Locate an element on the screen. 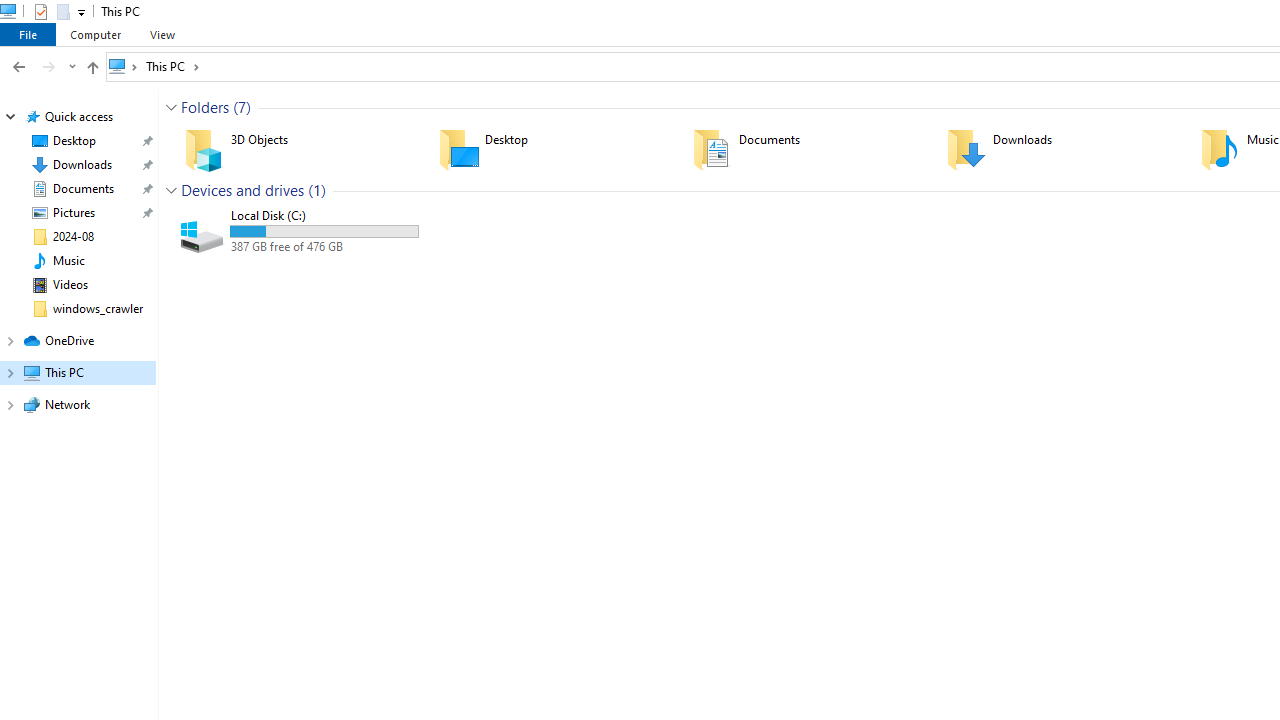  'Name' is located at coordinates (324, 216).